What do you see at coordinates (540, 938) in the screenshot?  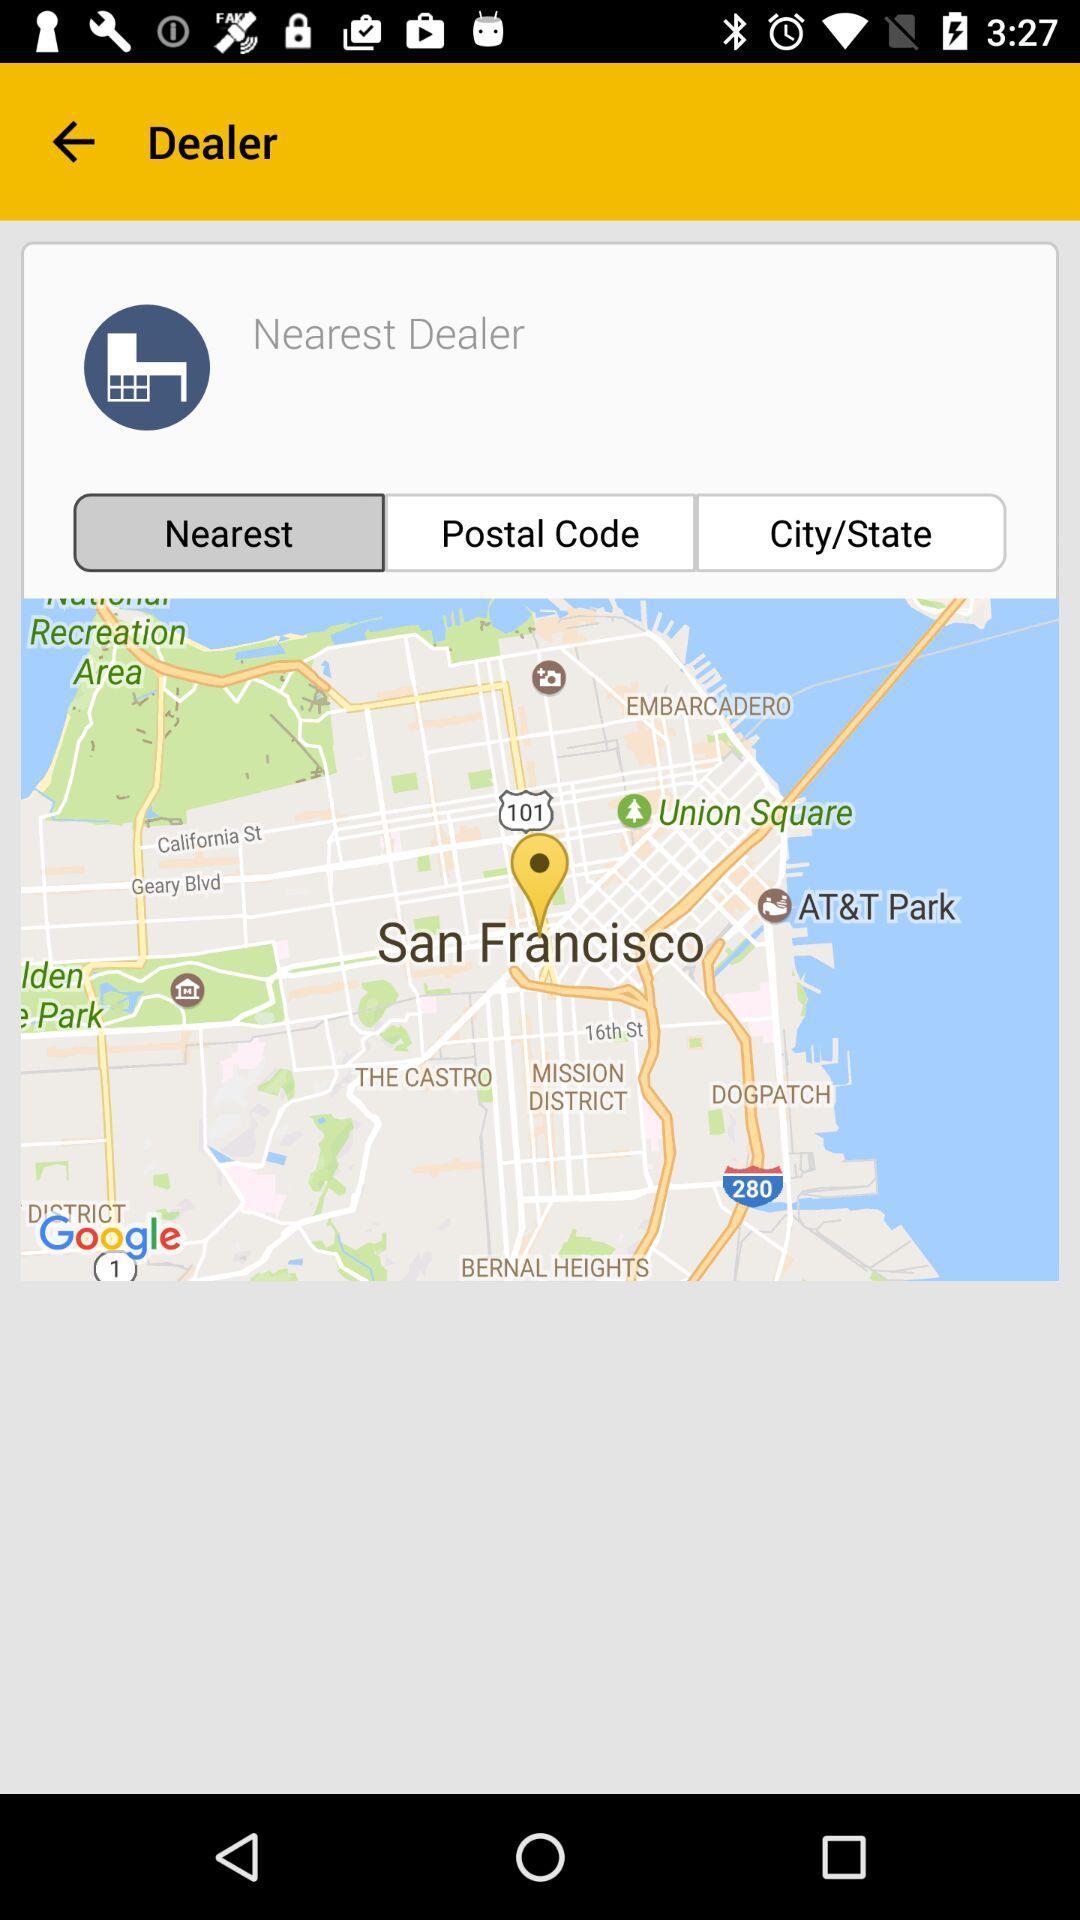 I see `icon at the center` at bounding box center [540, 938].